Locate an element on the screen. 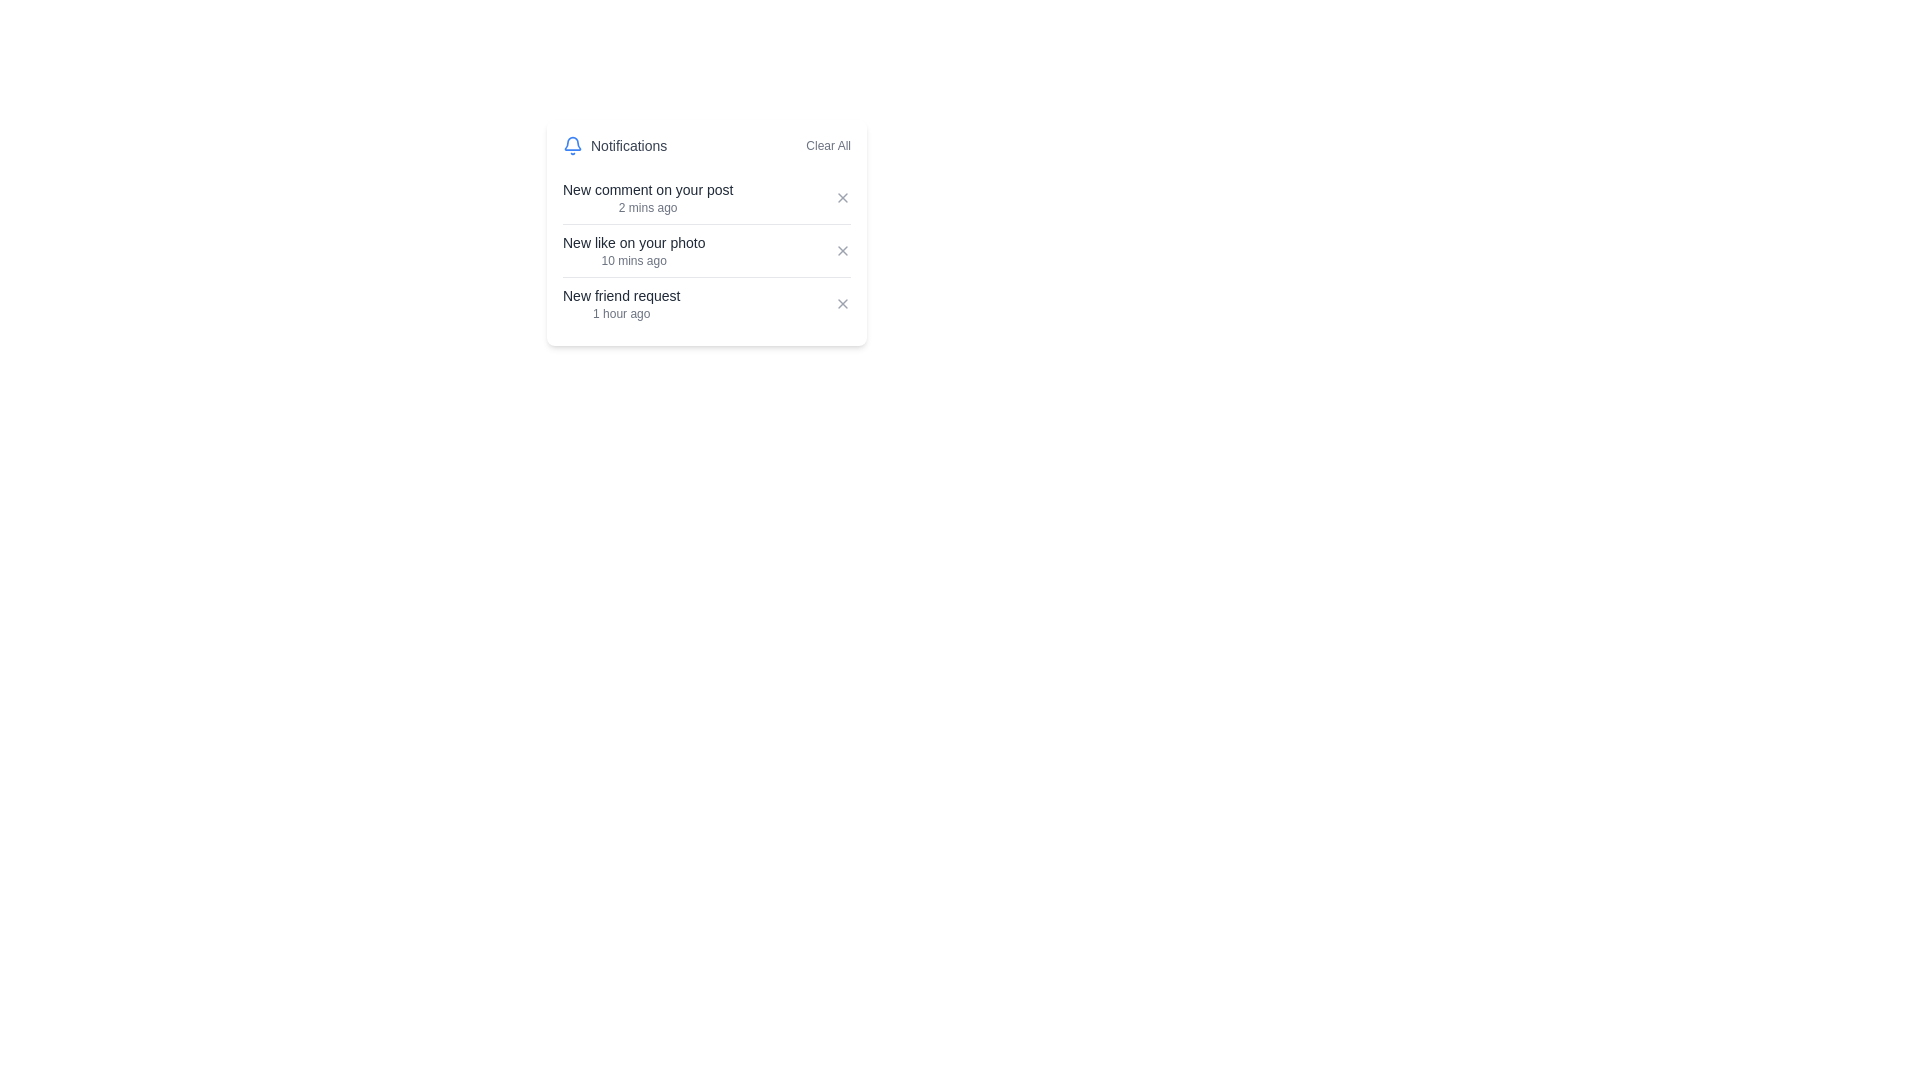  the dismiss button (the 'X' icon) on the notification entry that states 'New like on your photo - 10 mins ago' is located at coordinates (843, 249).